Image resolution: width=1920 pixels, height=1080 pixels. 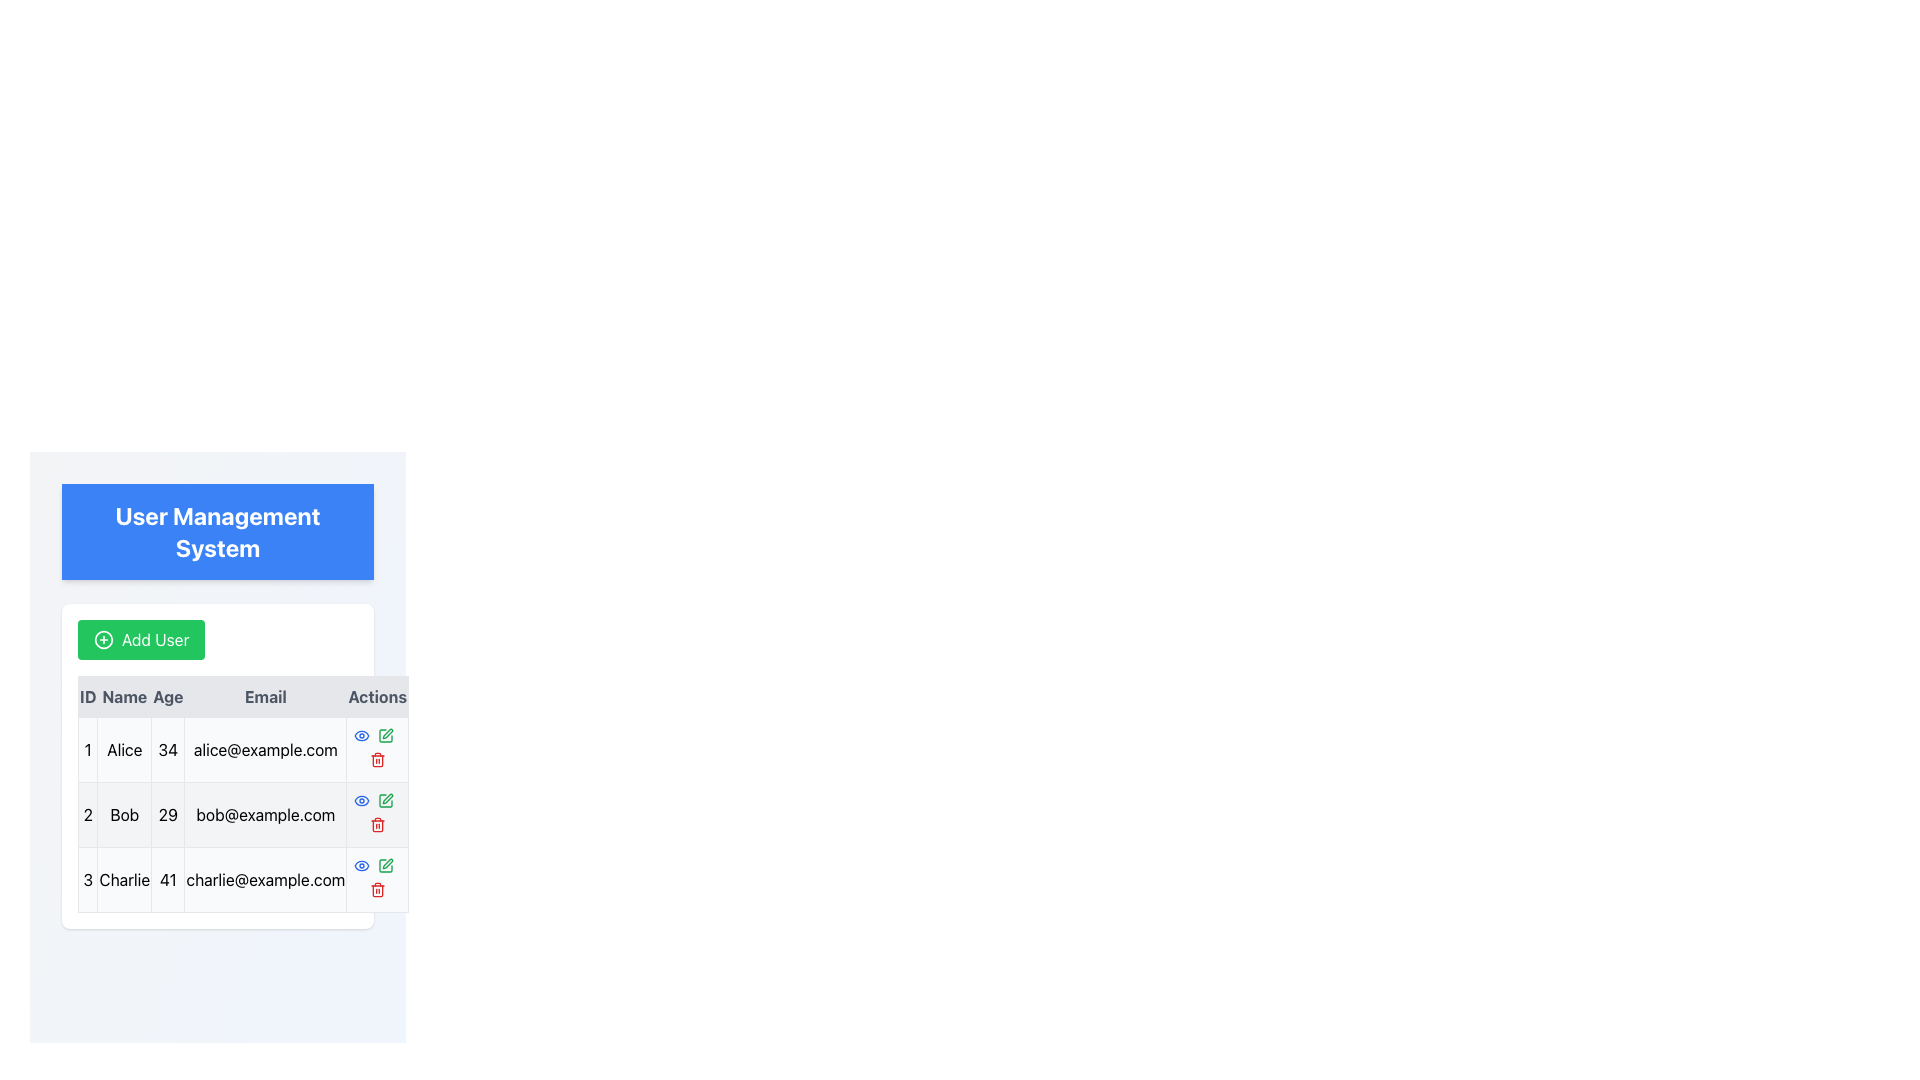 What do you see at coordinates (87, 878) in the screenshot?
I see `the leftmost table cell in the last visible row of the user management table, which represents the user's ID` at bounding box center [87, 878].